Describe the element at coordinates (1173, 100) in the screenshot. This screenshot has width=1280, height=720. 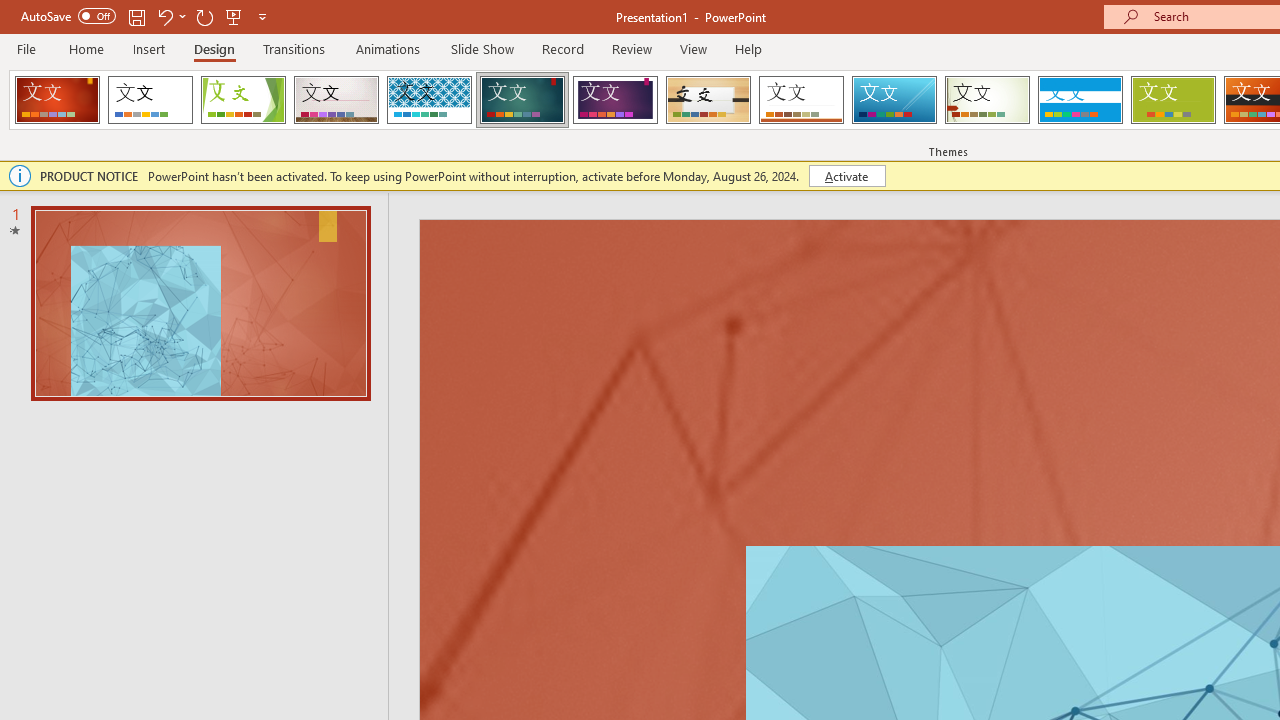
I see `'Basis'` at that location.